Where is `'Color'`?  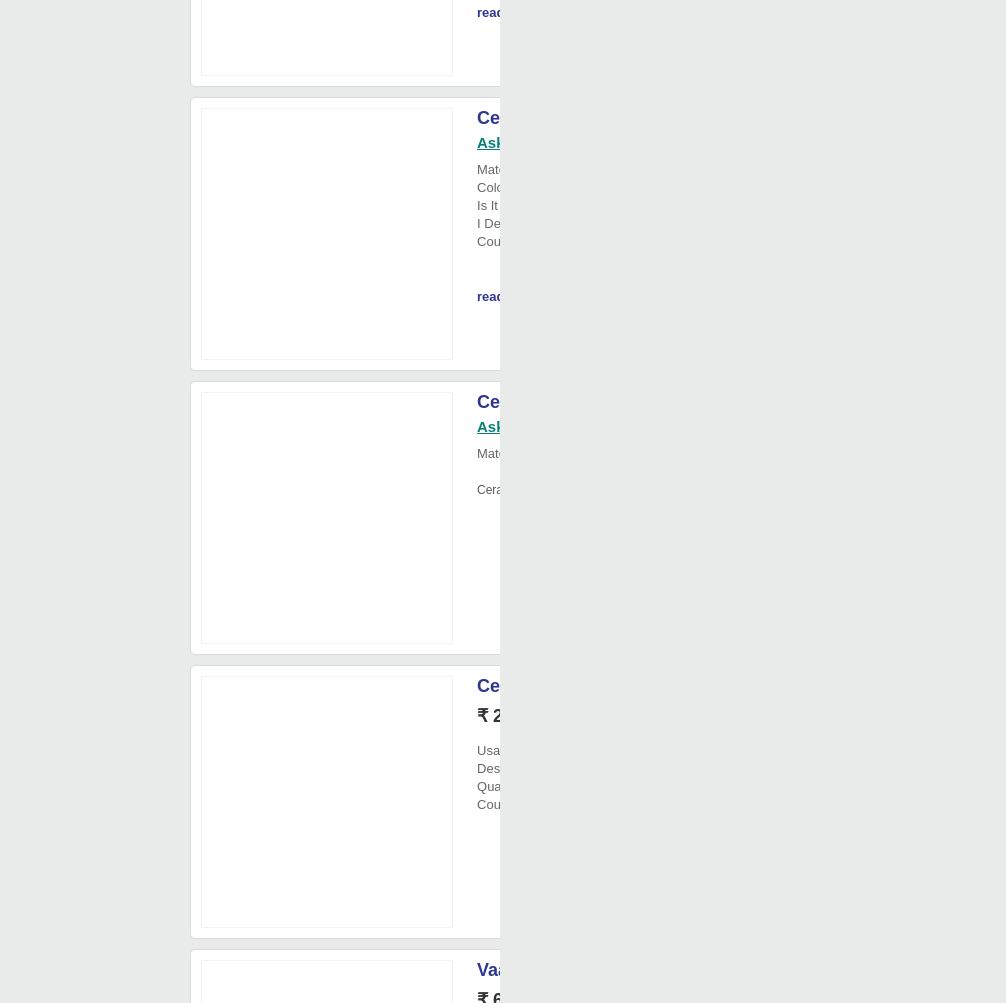 'Color' is located at coordinates (491, 186).